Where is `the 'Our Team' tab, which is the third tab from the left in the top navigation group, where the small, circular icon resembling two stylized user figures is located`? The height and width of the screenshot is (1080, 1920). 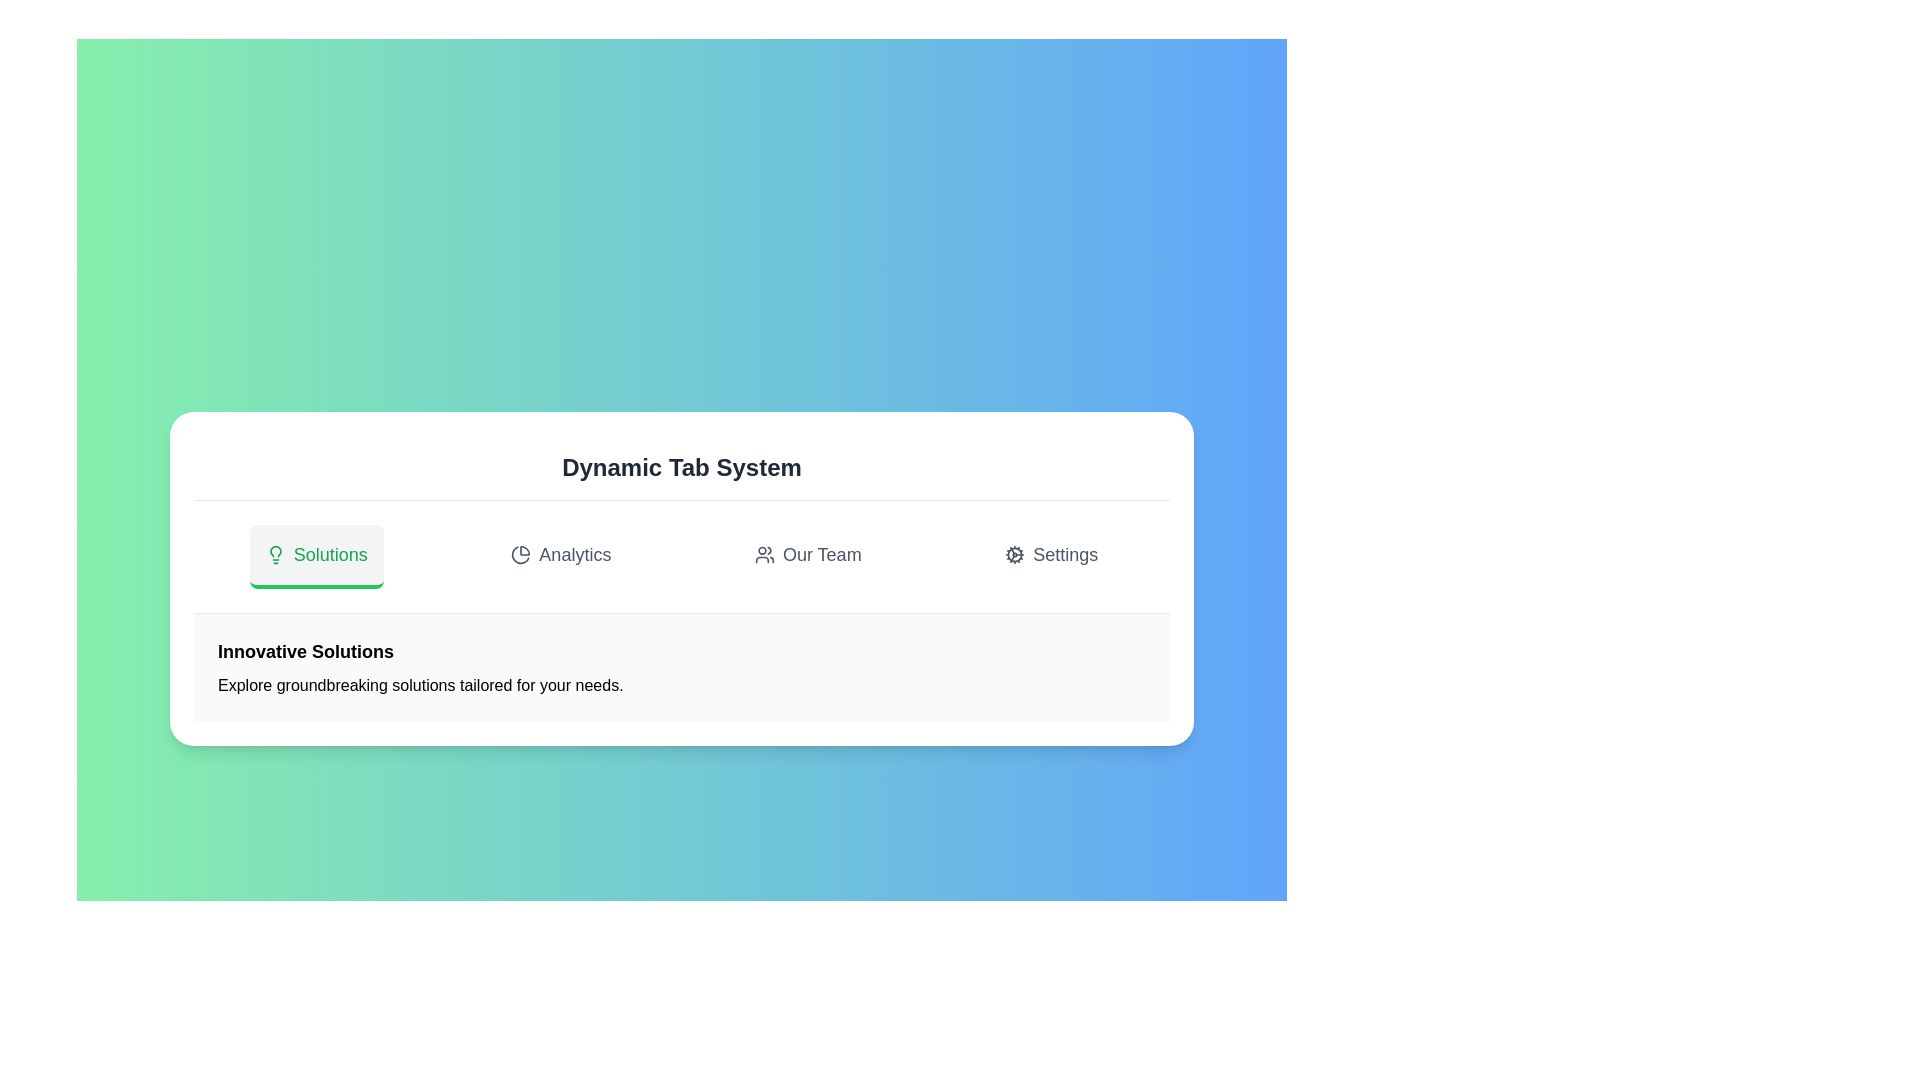
the 'Our Team' tab, which is the third tab from the left in the top navigation group, where the small, circular icon resembling two stylized user figures is located is located at coordinates (763, 555).